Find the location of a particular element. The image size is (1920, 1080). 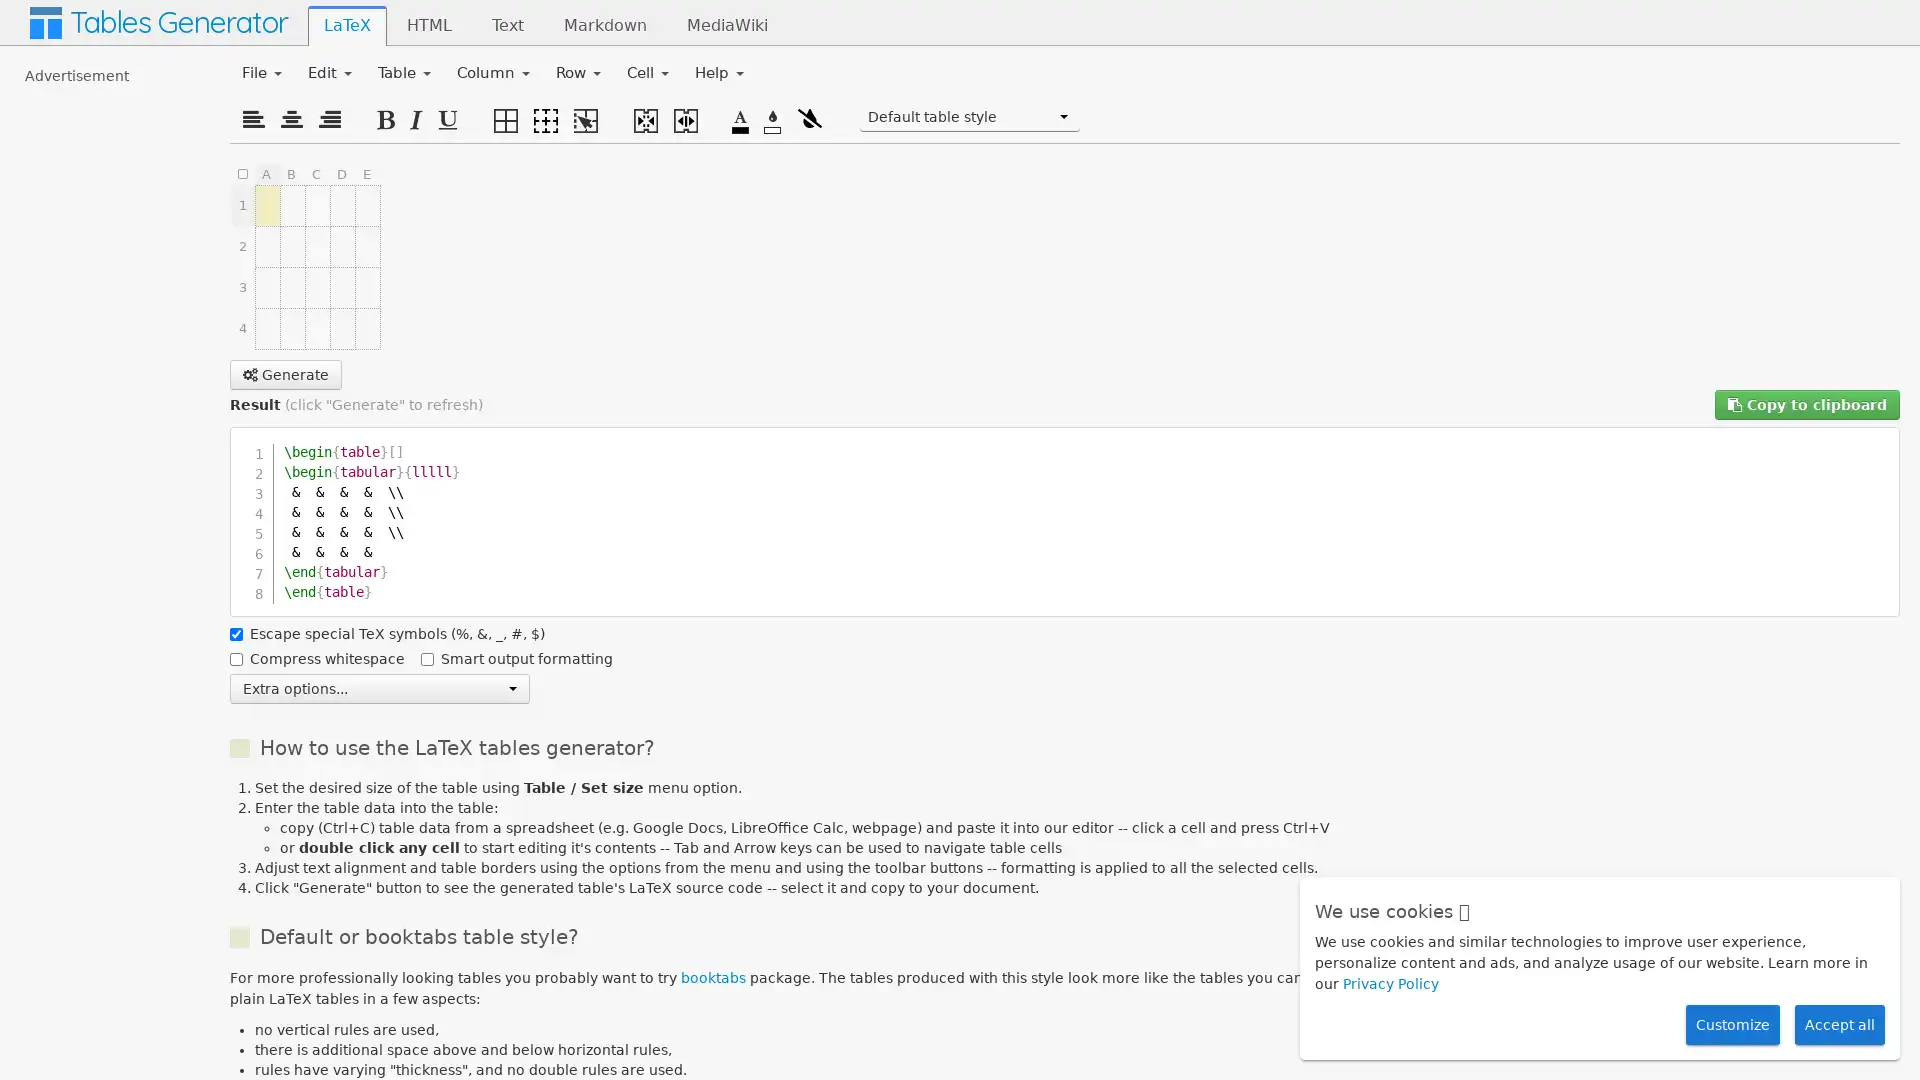

File is located at coordinates (261, 72).